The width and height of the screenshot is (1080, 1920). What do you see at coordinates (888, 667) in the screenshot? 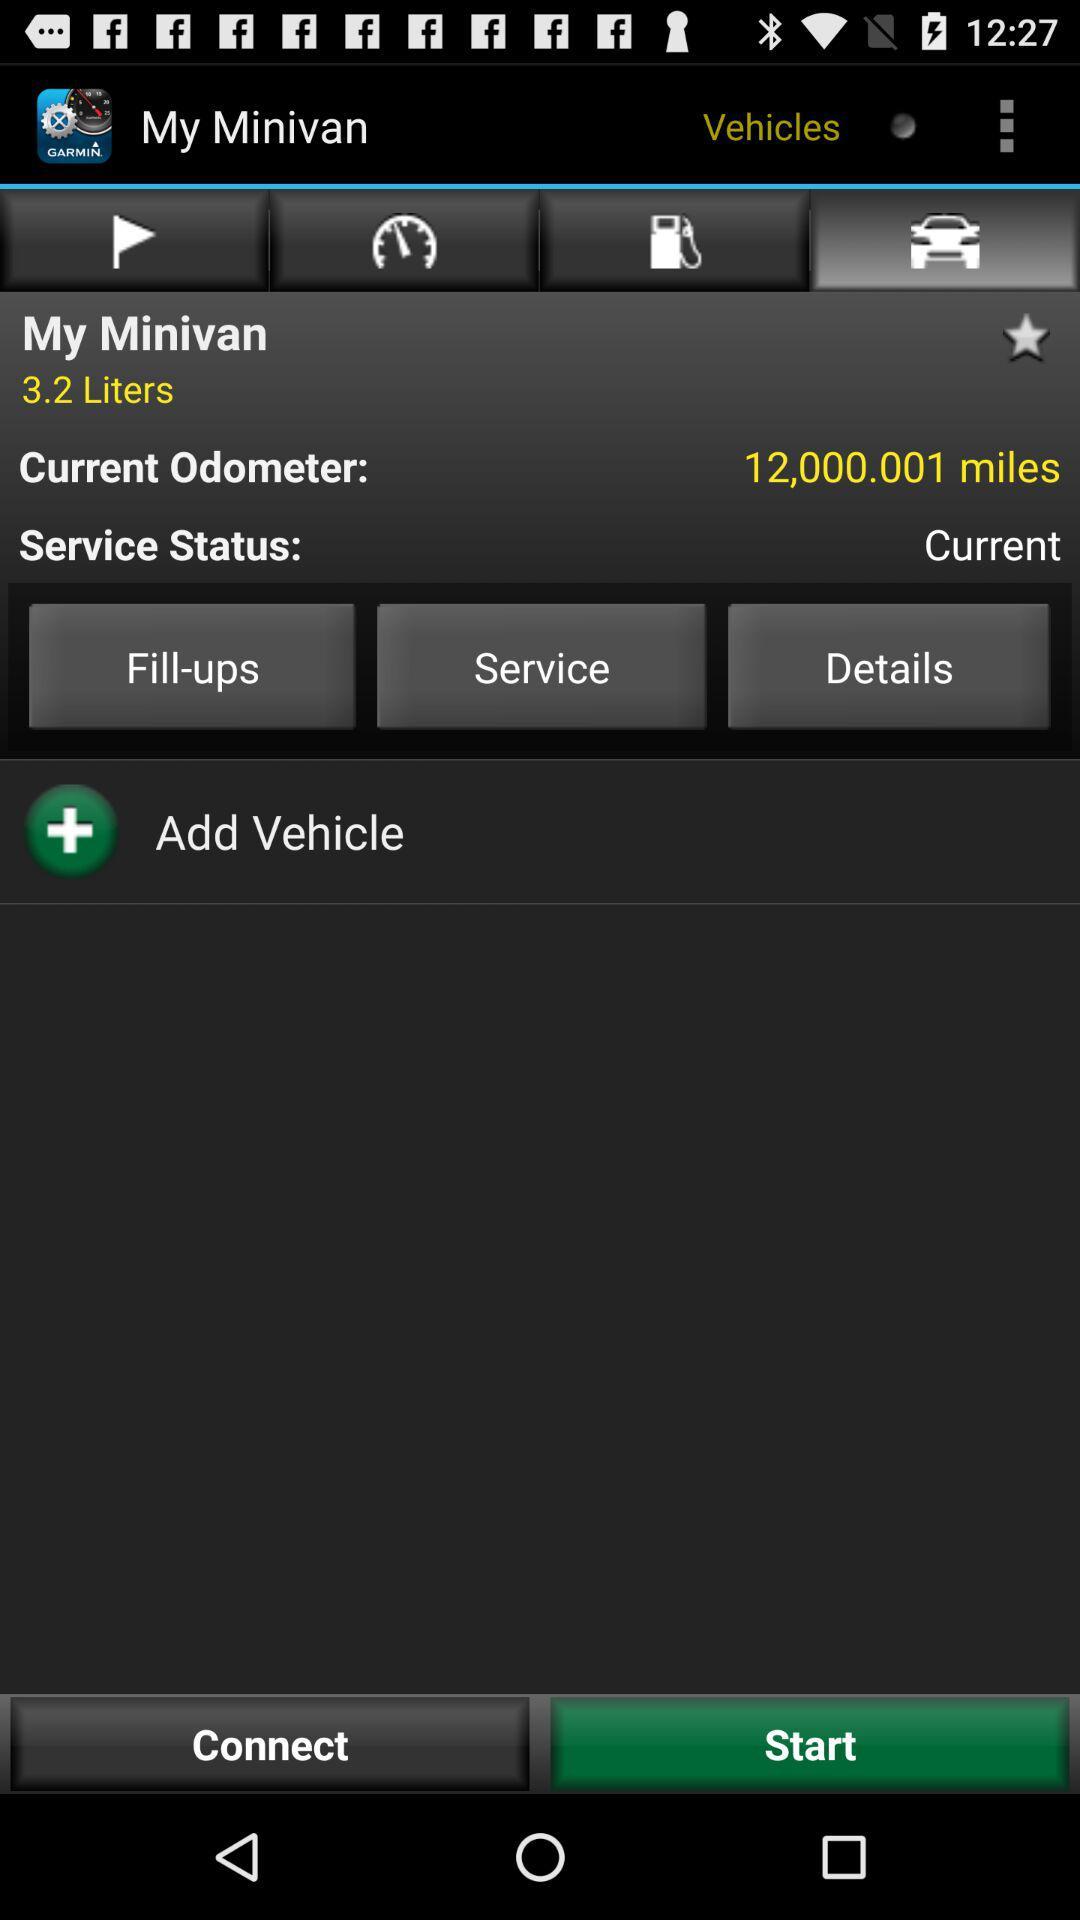
I see `the button details on the web page` at bounding box center [888, 667].